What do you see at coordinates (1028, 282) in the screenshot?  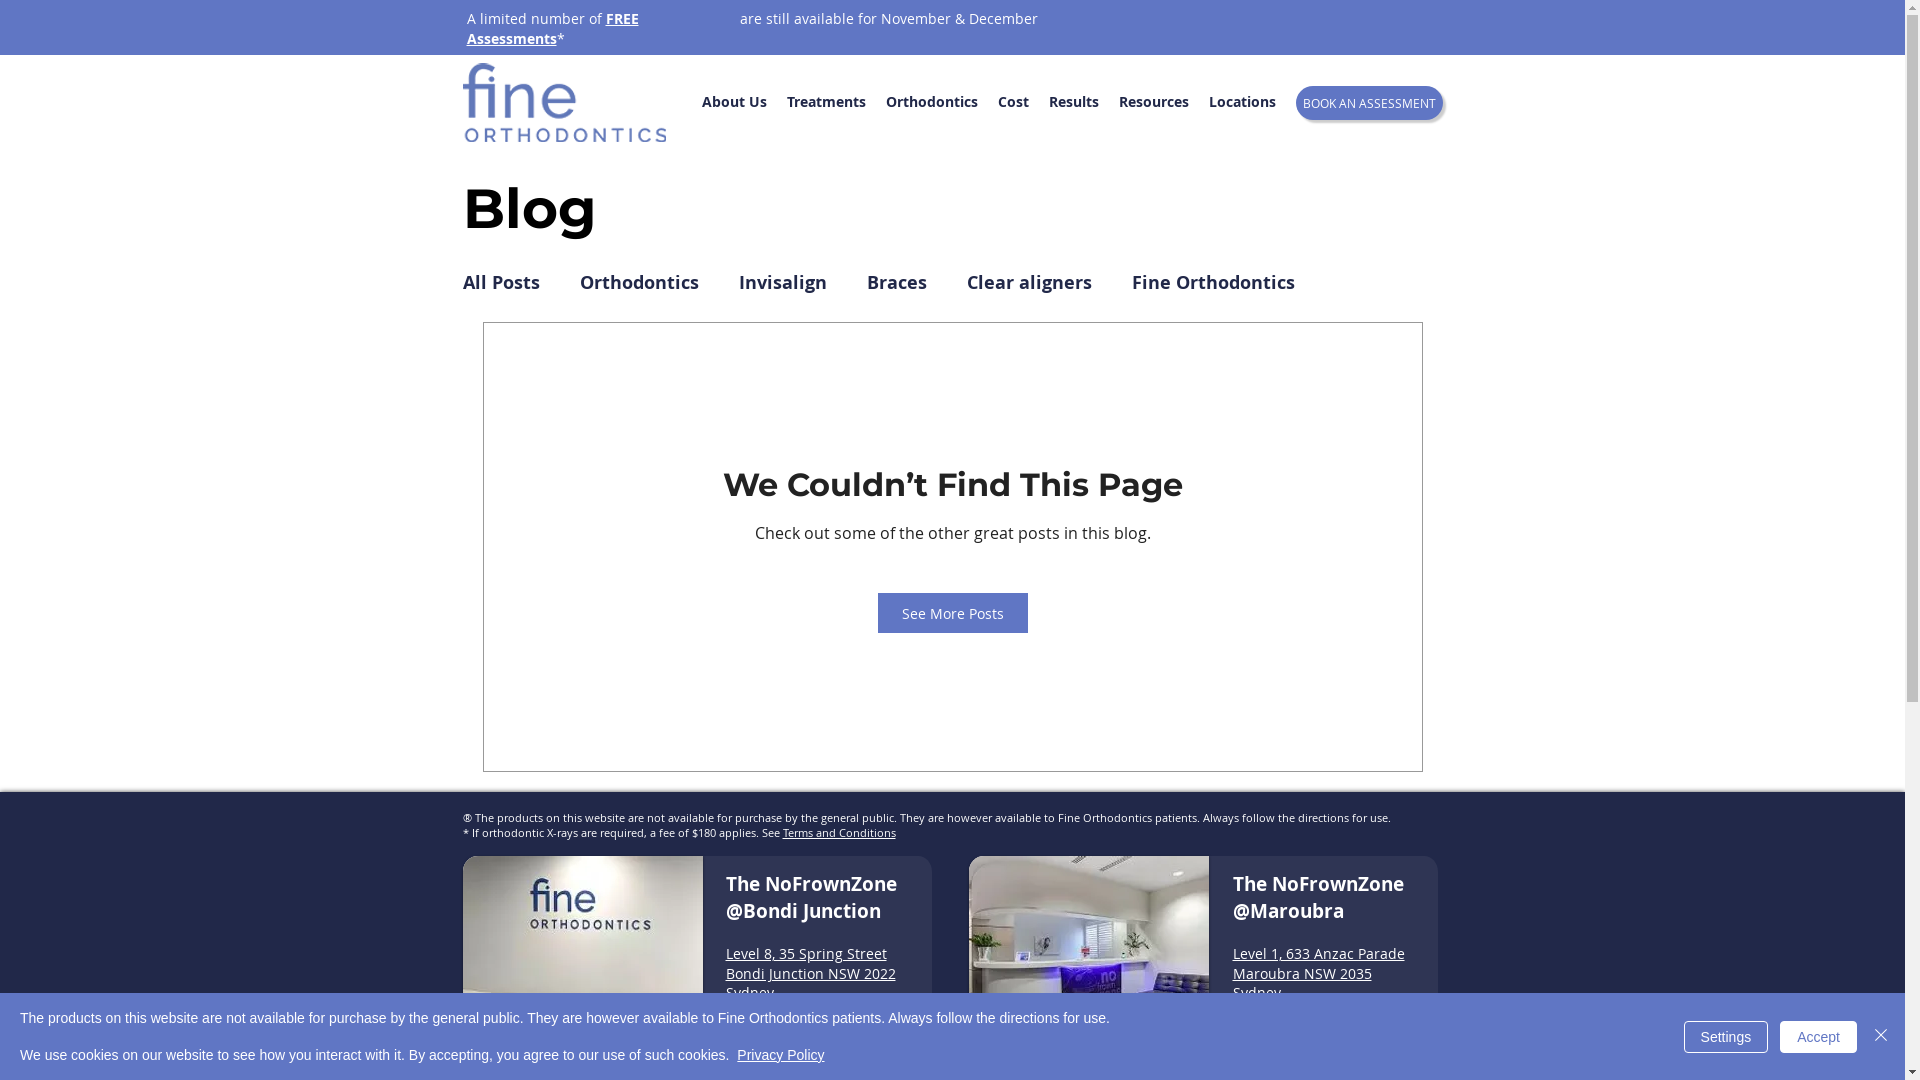 I see `'Clear aligners'` at bounding box center [1028, 282].